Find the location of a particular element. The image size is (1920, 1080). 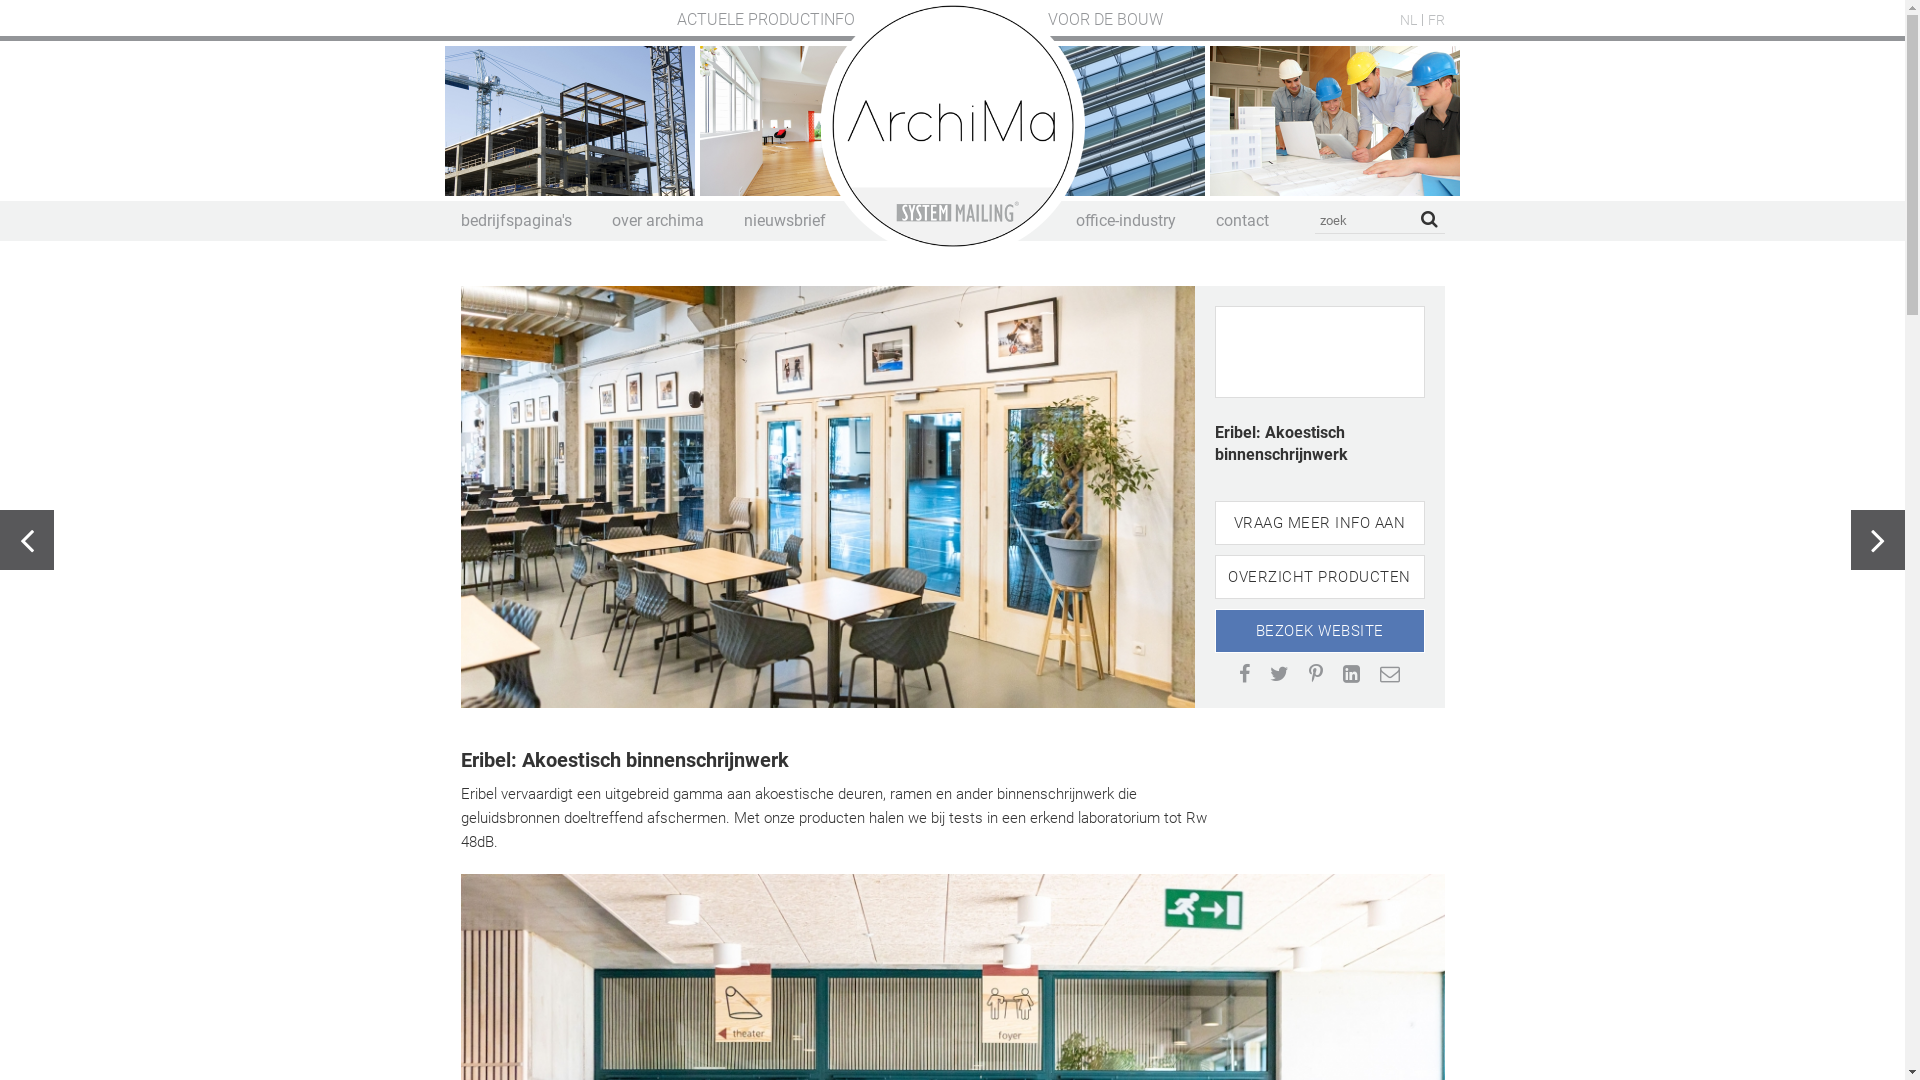

'LinkedIn' is located at coordinates (1351, 674).